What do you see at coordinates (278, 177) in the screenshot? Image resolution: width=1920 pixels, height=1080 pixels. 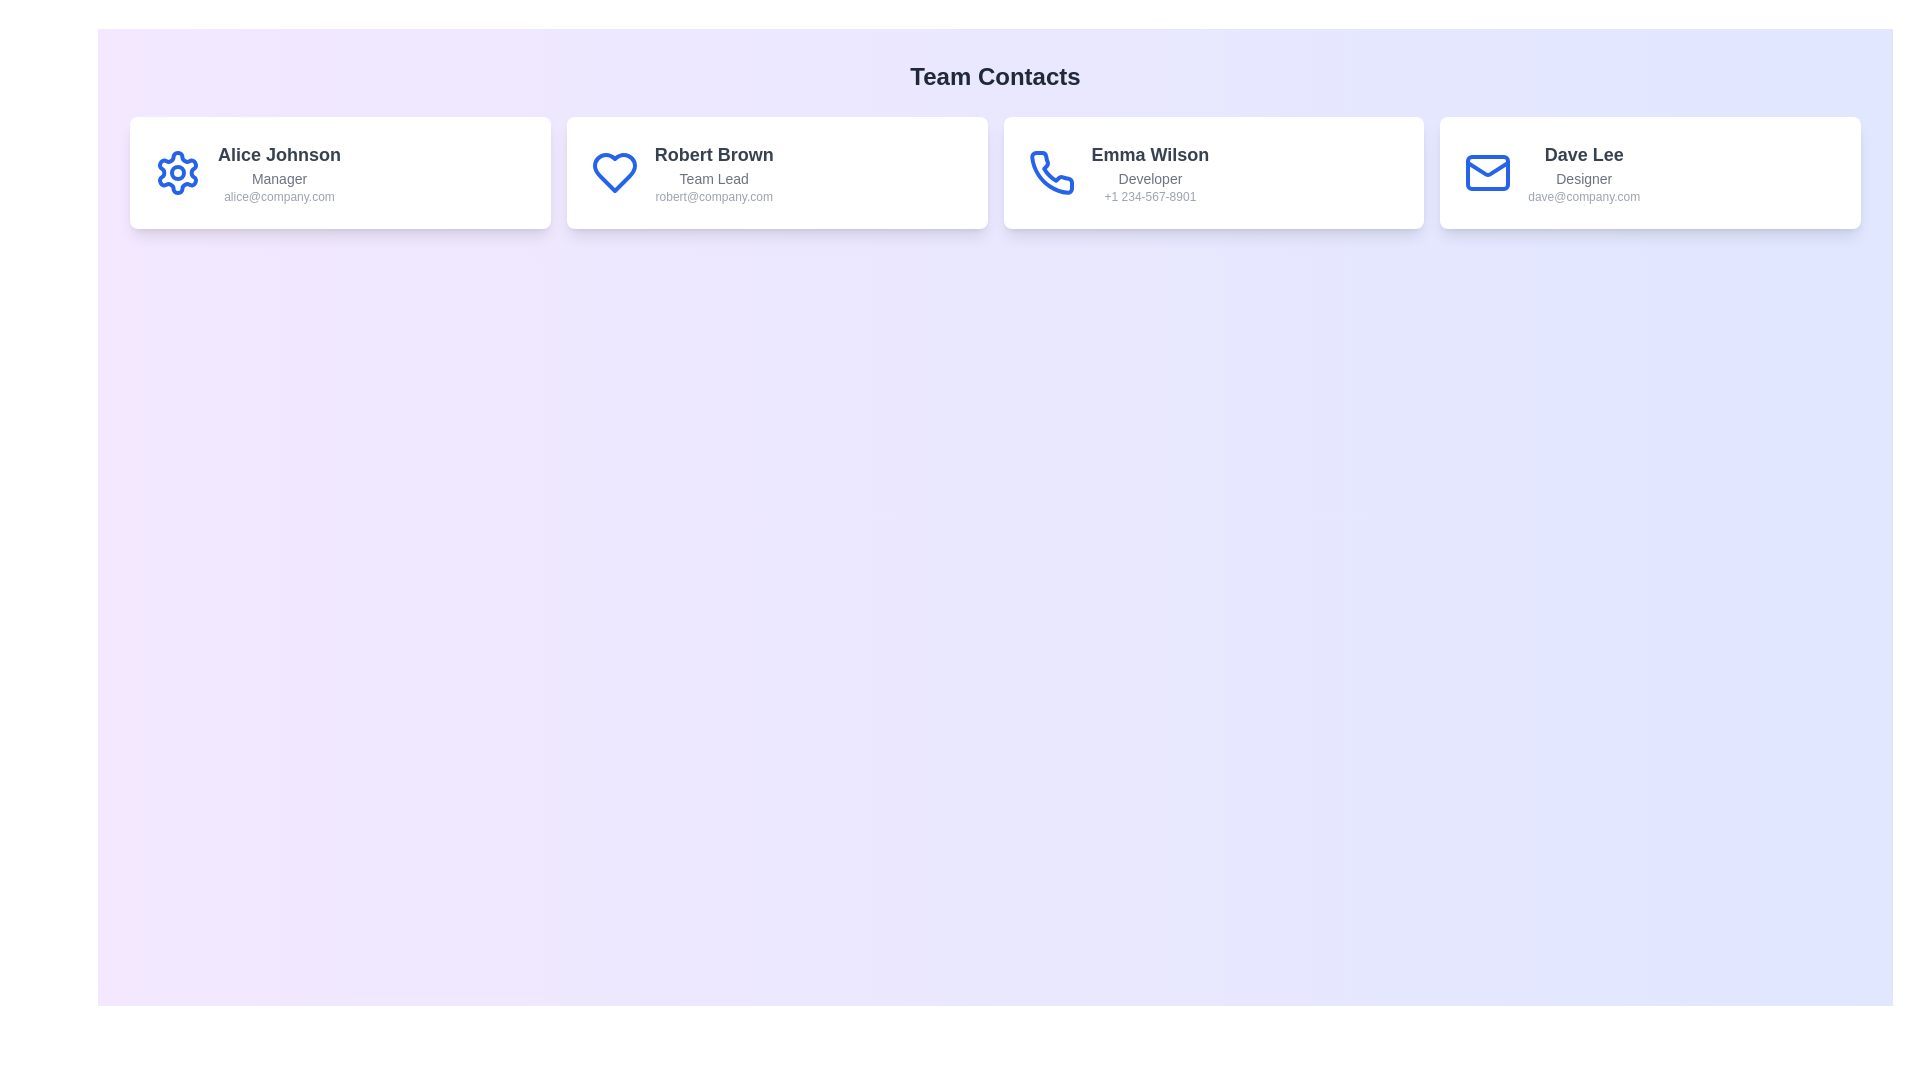 I see `the text label displaying 'Manager', which is styled in gray and located below 'Alice Johnson' within the leftmost card interface` at bounding box center [278, 177].